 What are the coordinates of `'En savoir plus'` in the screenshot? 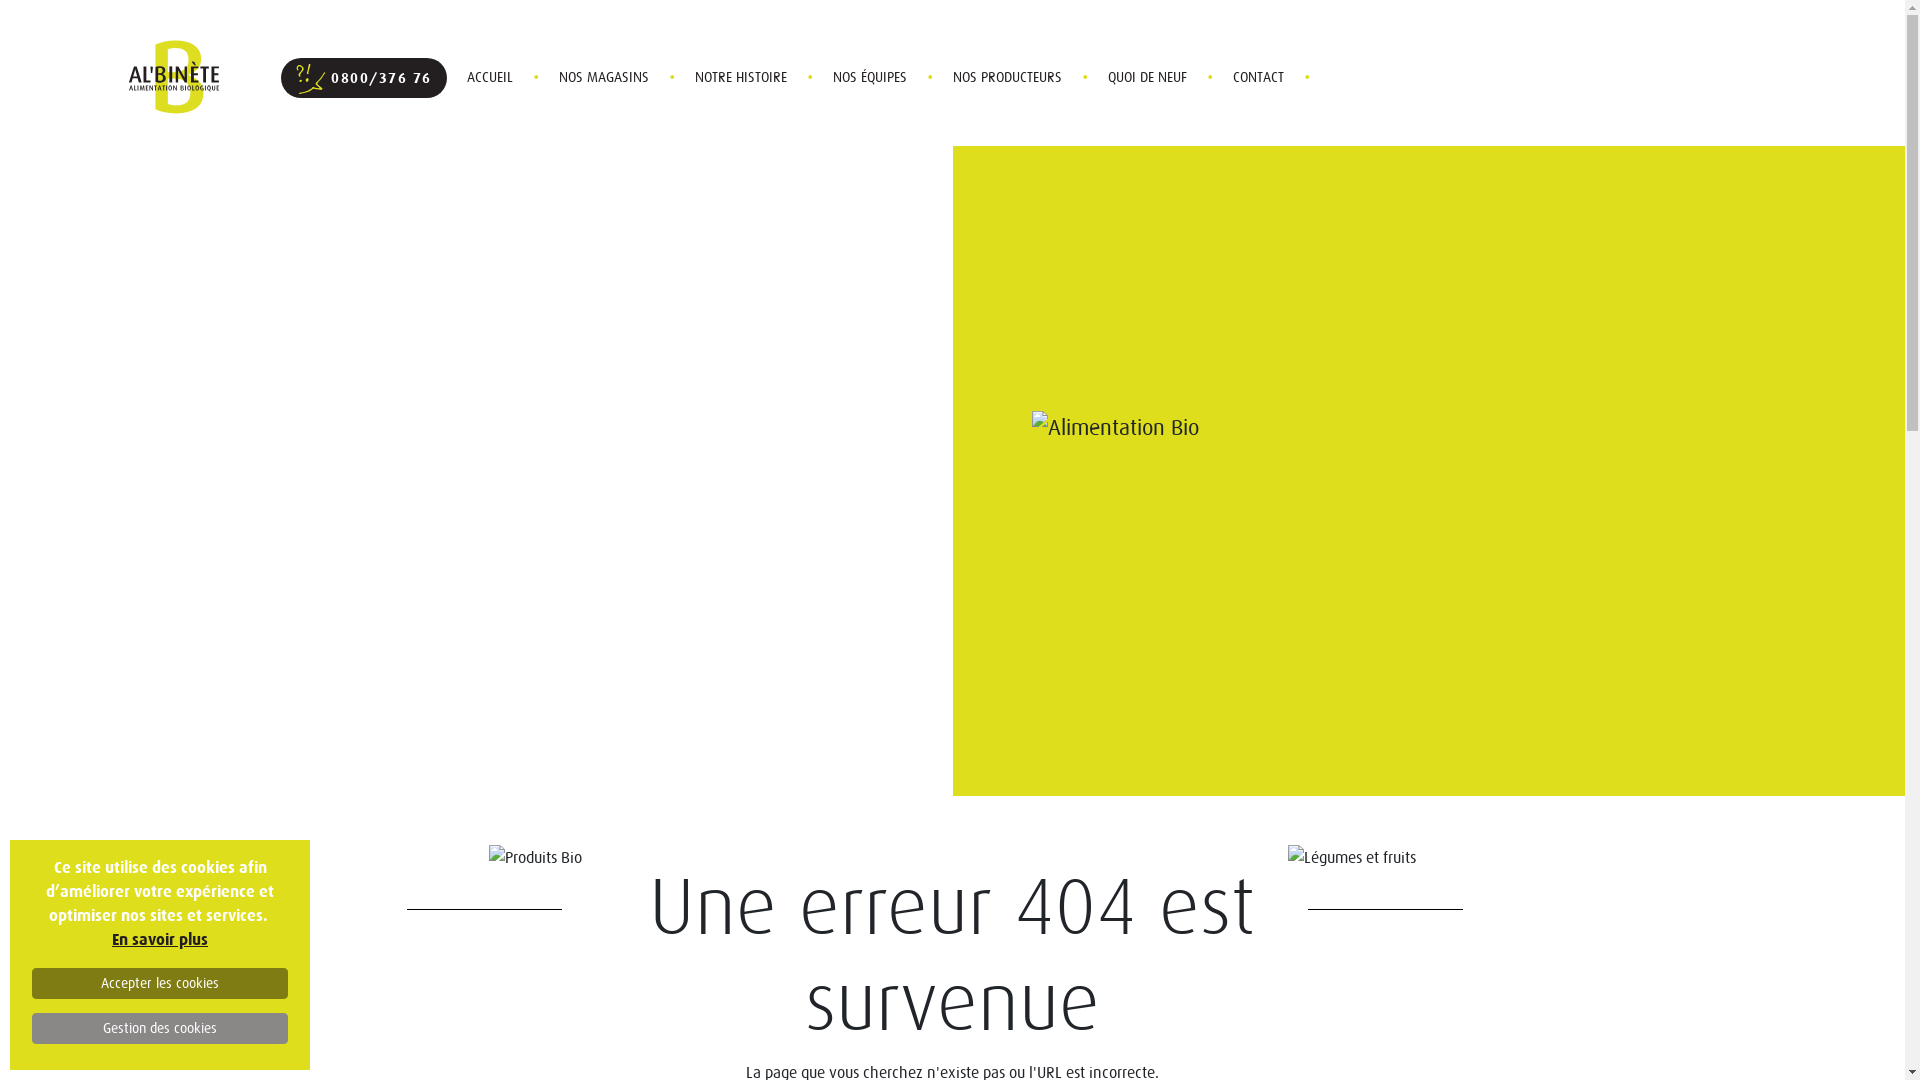 It's located at (158, 939).